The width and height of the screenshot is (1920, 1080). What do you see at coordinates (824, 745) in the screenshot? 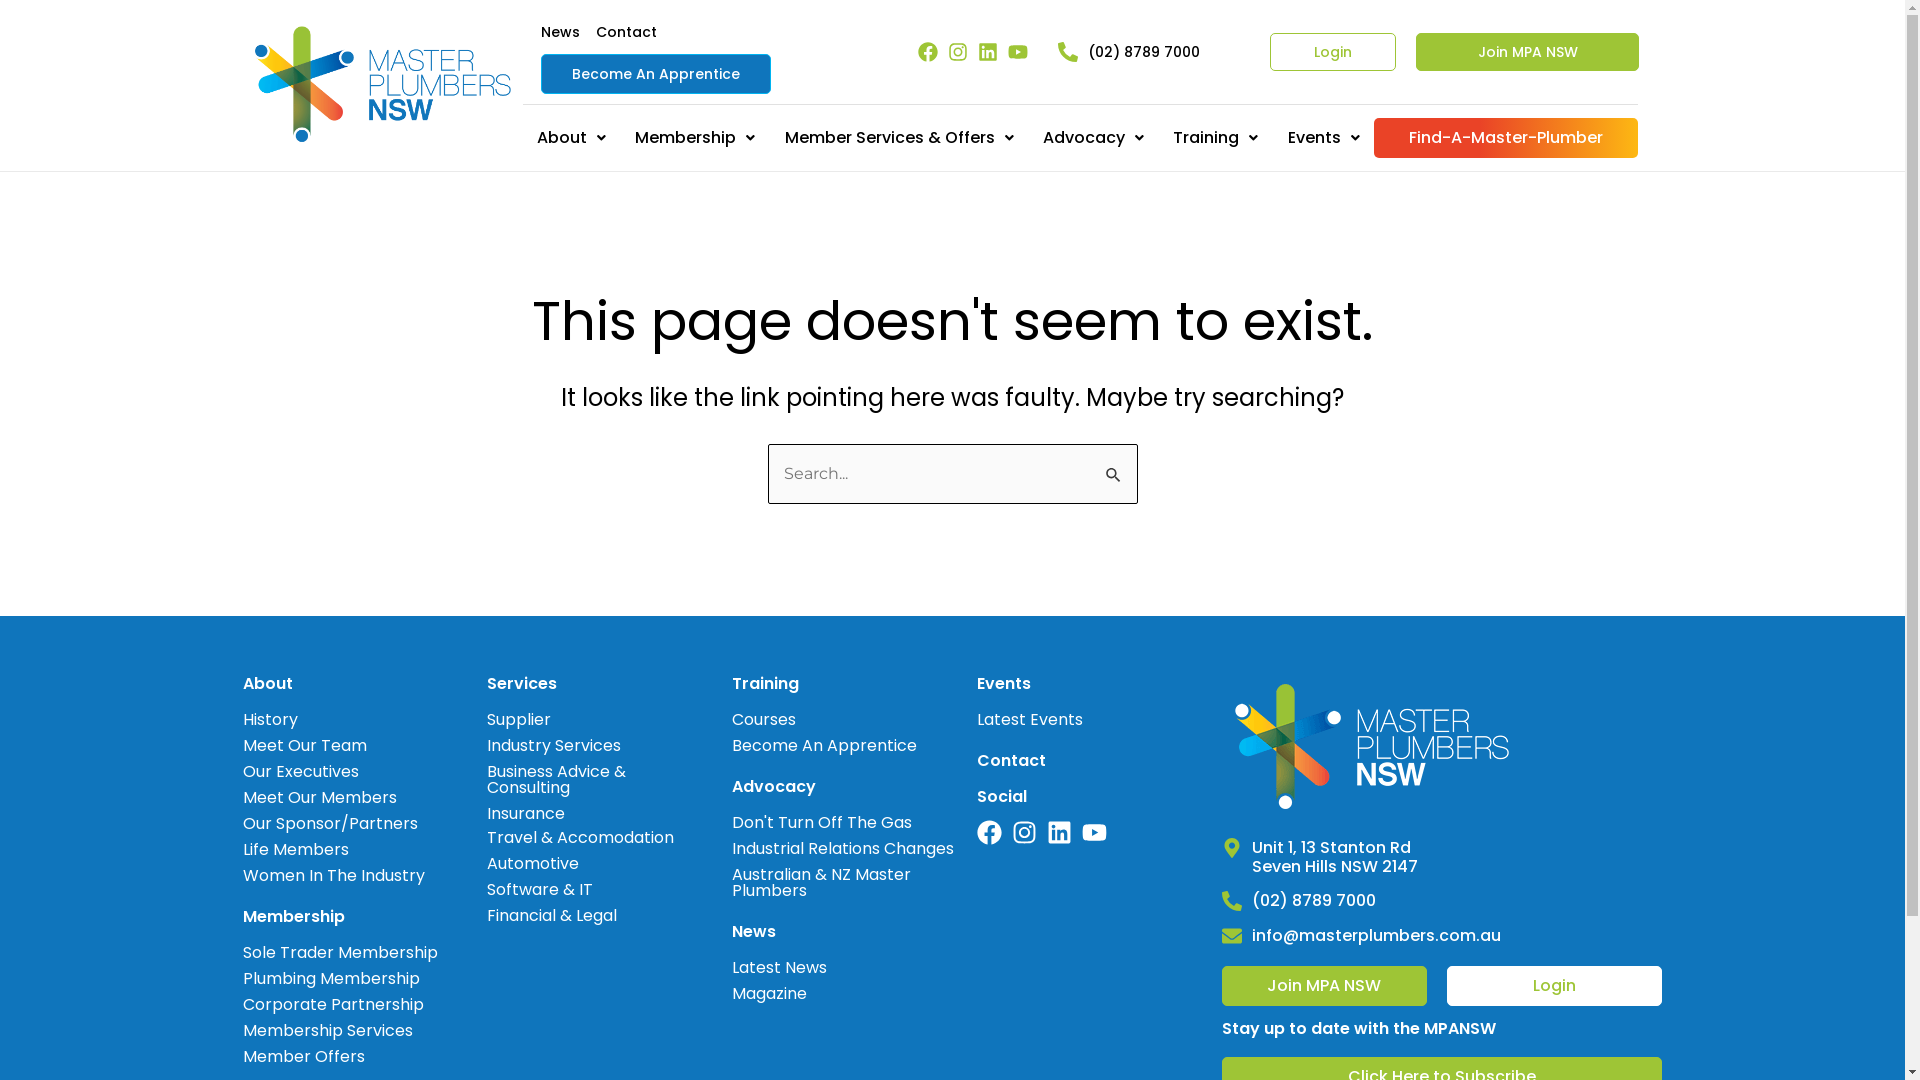
I see `'Become An Apprentice'` at bounding box center [824, 745].